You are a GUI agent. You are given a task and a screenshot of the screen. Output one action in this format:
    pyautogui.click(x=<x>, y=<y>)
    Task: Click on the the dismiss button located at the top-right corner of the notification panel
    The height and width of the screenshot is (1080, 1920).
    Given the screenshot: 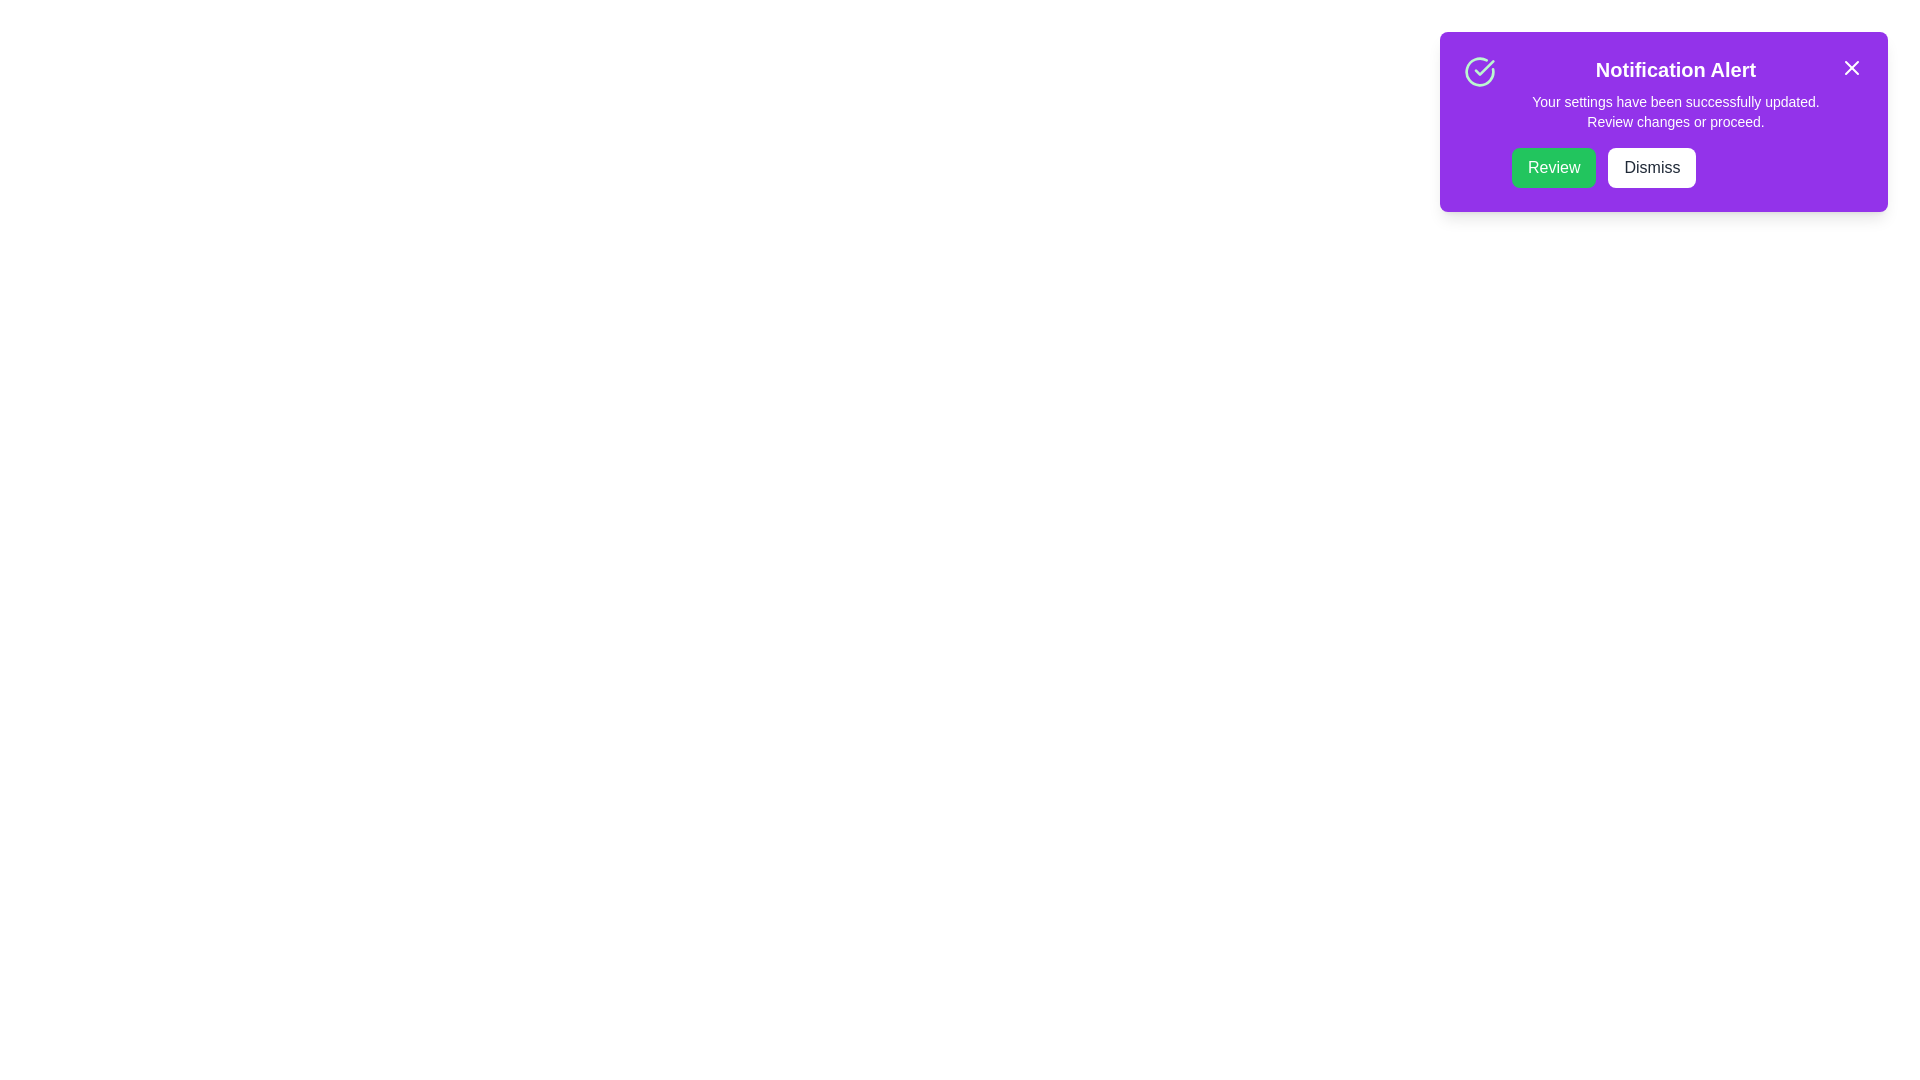 What is the action you would take?
    pyautogui.click(x=1652, y=167)
    